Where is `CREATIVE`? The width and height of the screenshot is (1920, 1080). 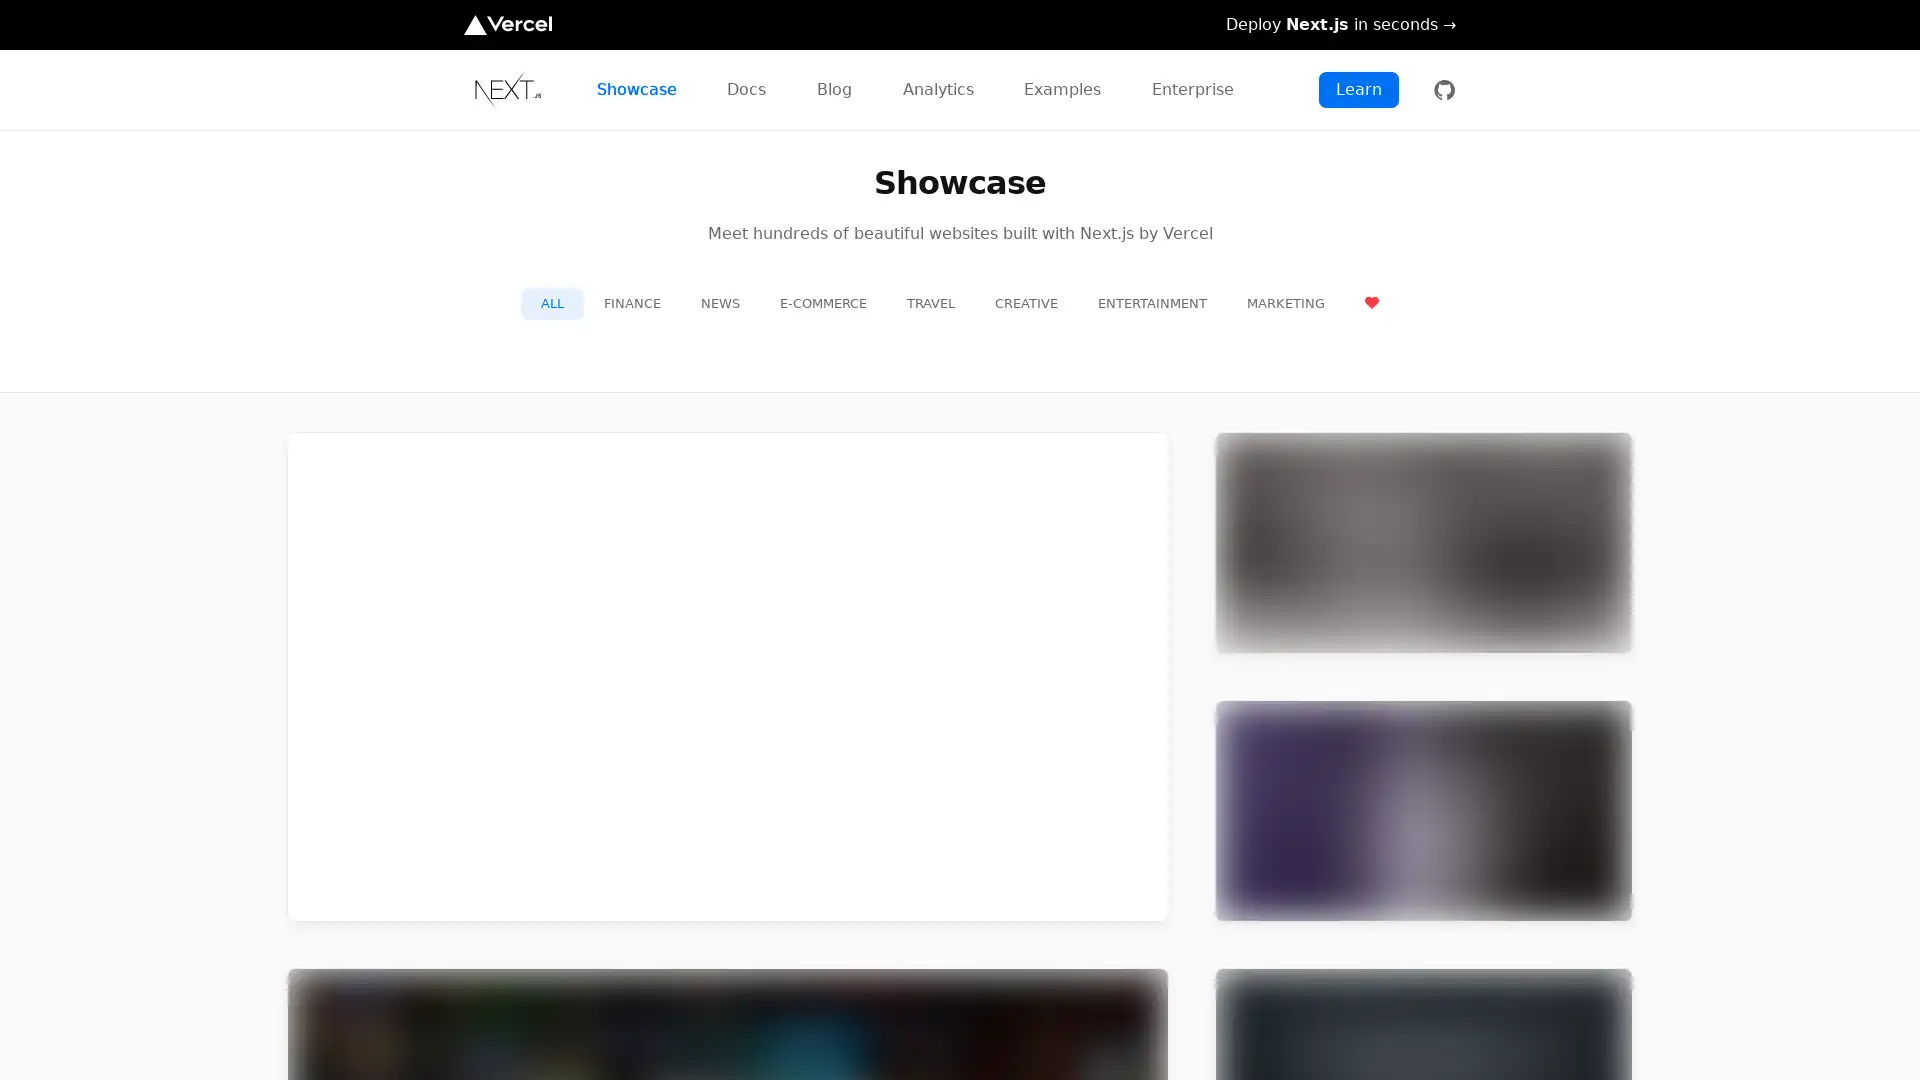 CREATIVE is located at coordinates (1026, 303).